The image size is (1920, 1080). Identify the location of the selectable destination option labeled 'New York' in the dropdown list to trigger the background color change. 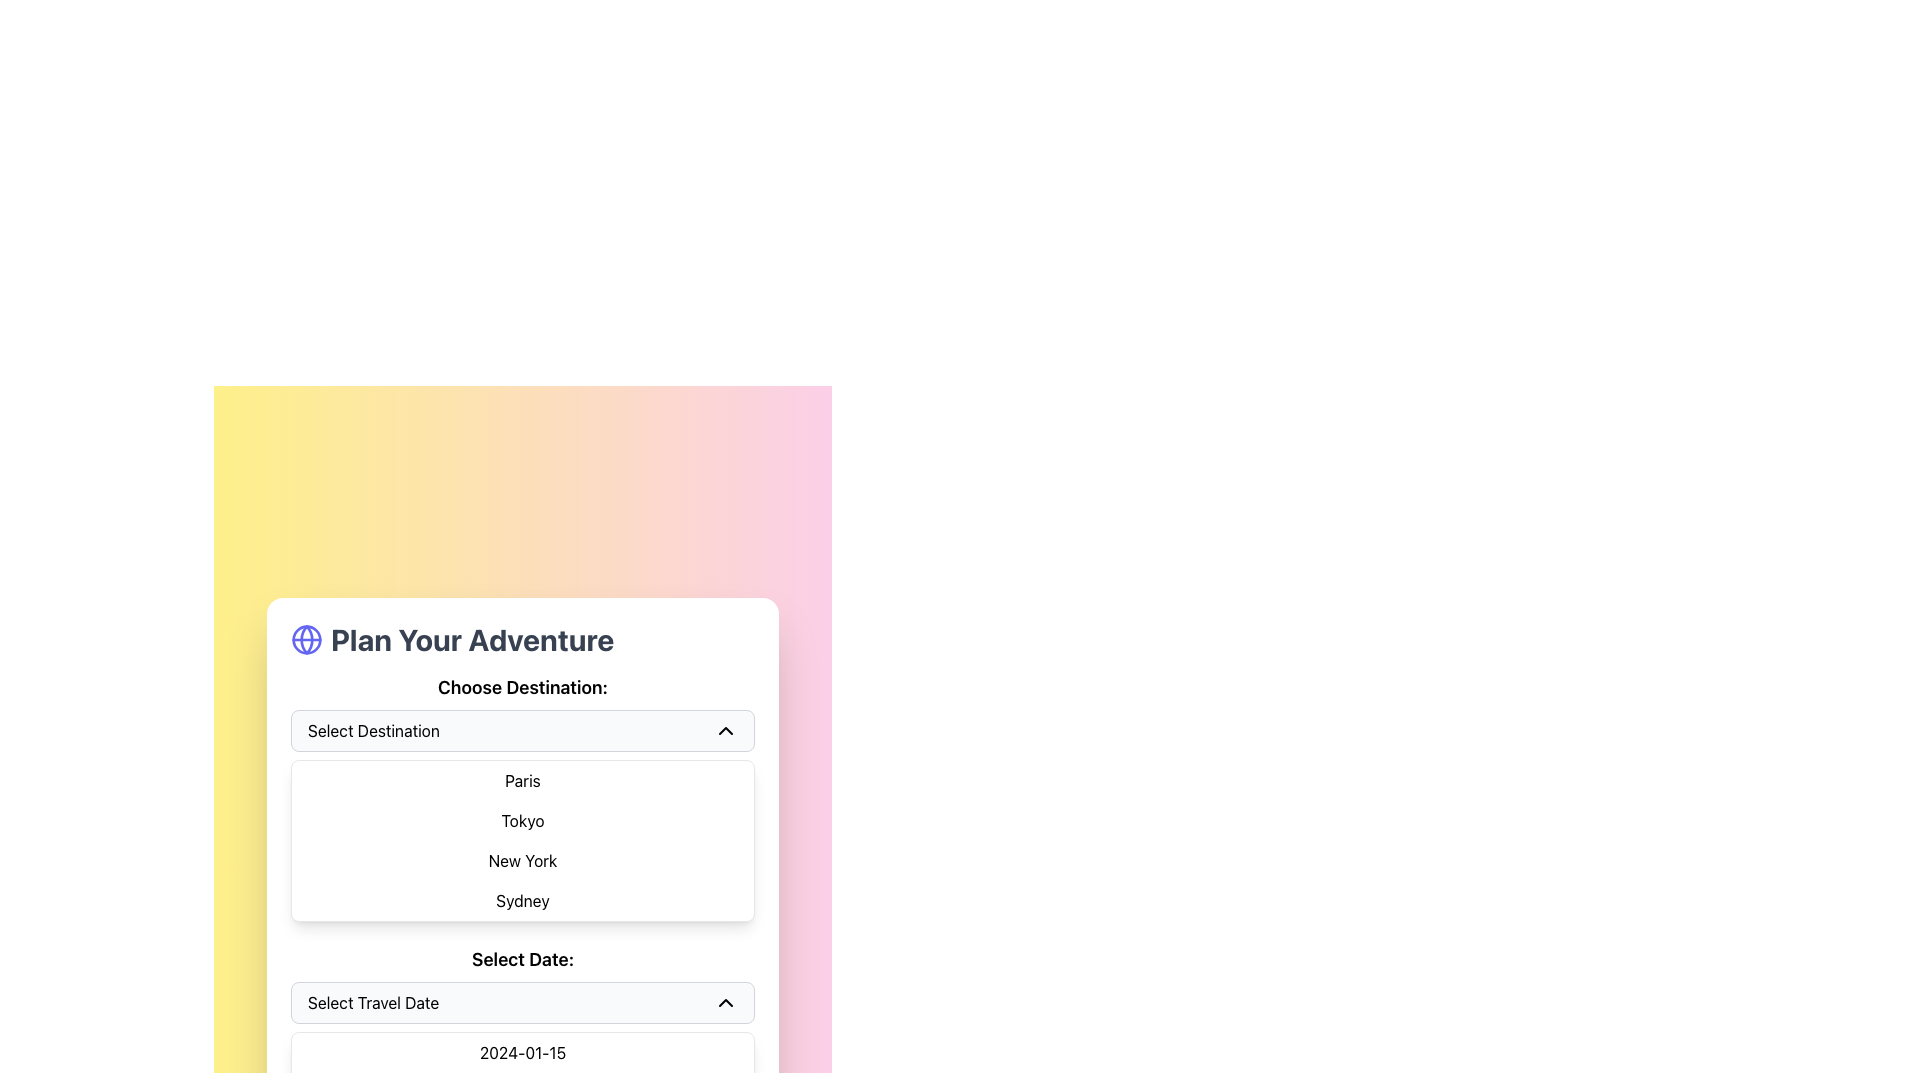
(523, 859).